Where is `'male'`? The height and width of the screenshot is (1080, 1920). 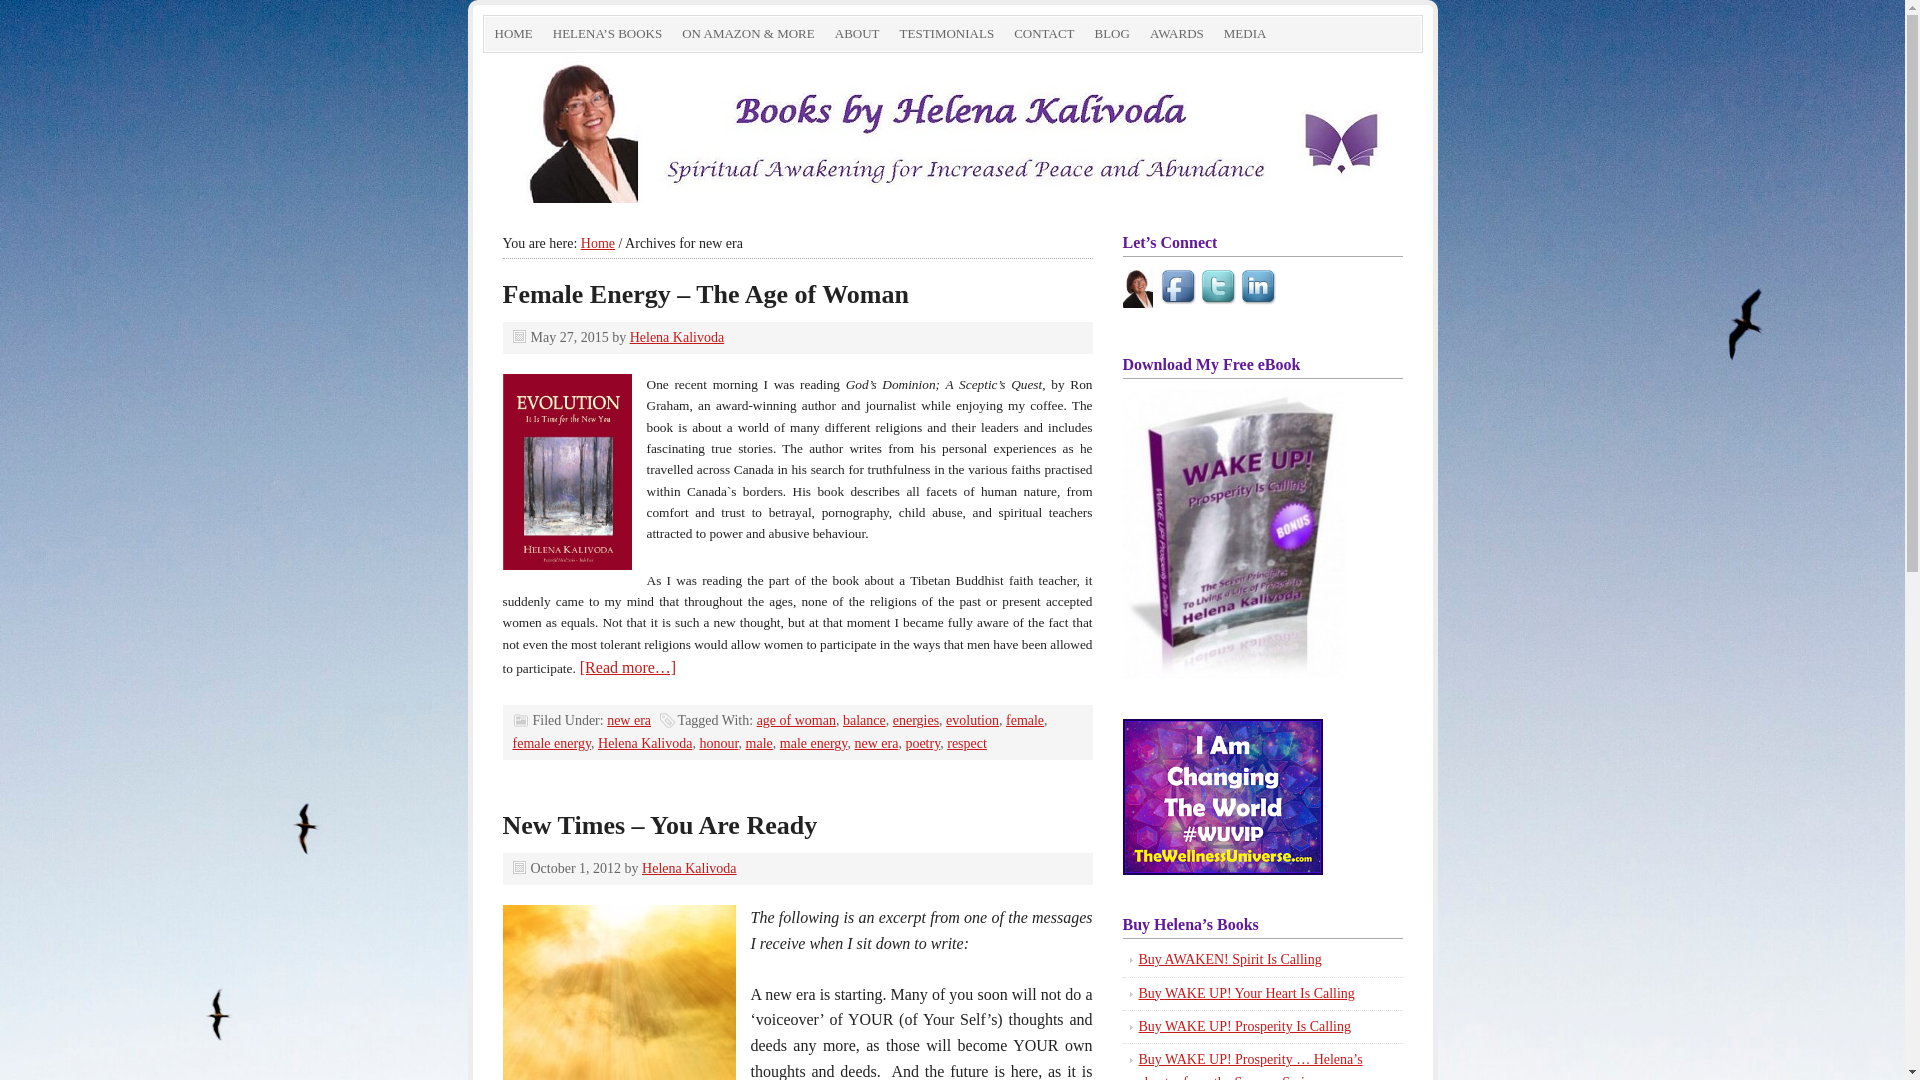
'male' is located at coordinates (758, 743).